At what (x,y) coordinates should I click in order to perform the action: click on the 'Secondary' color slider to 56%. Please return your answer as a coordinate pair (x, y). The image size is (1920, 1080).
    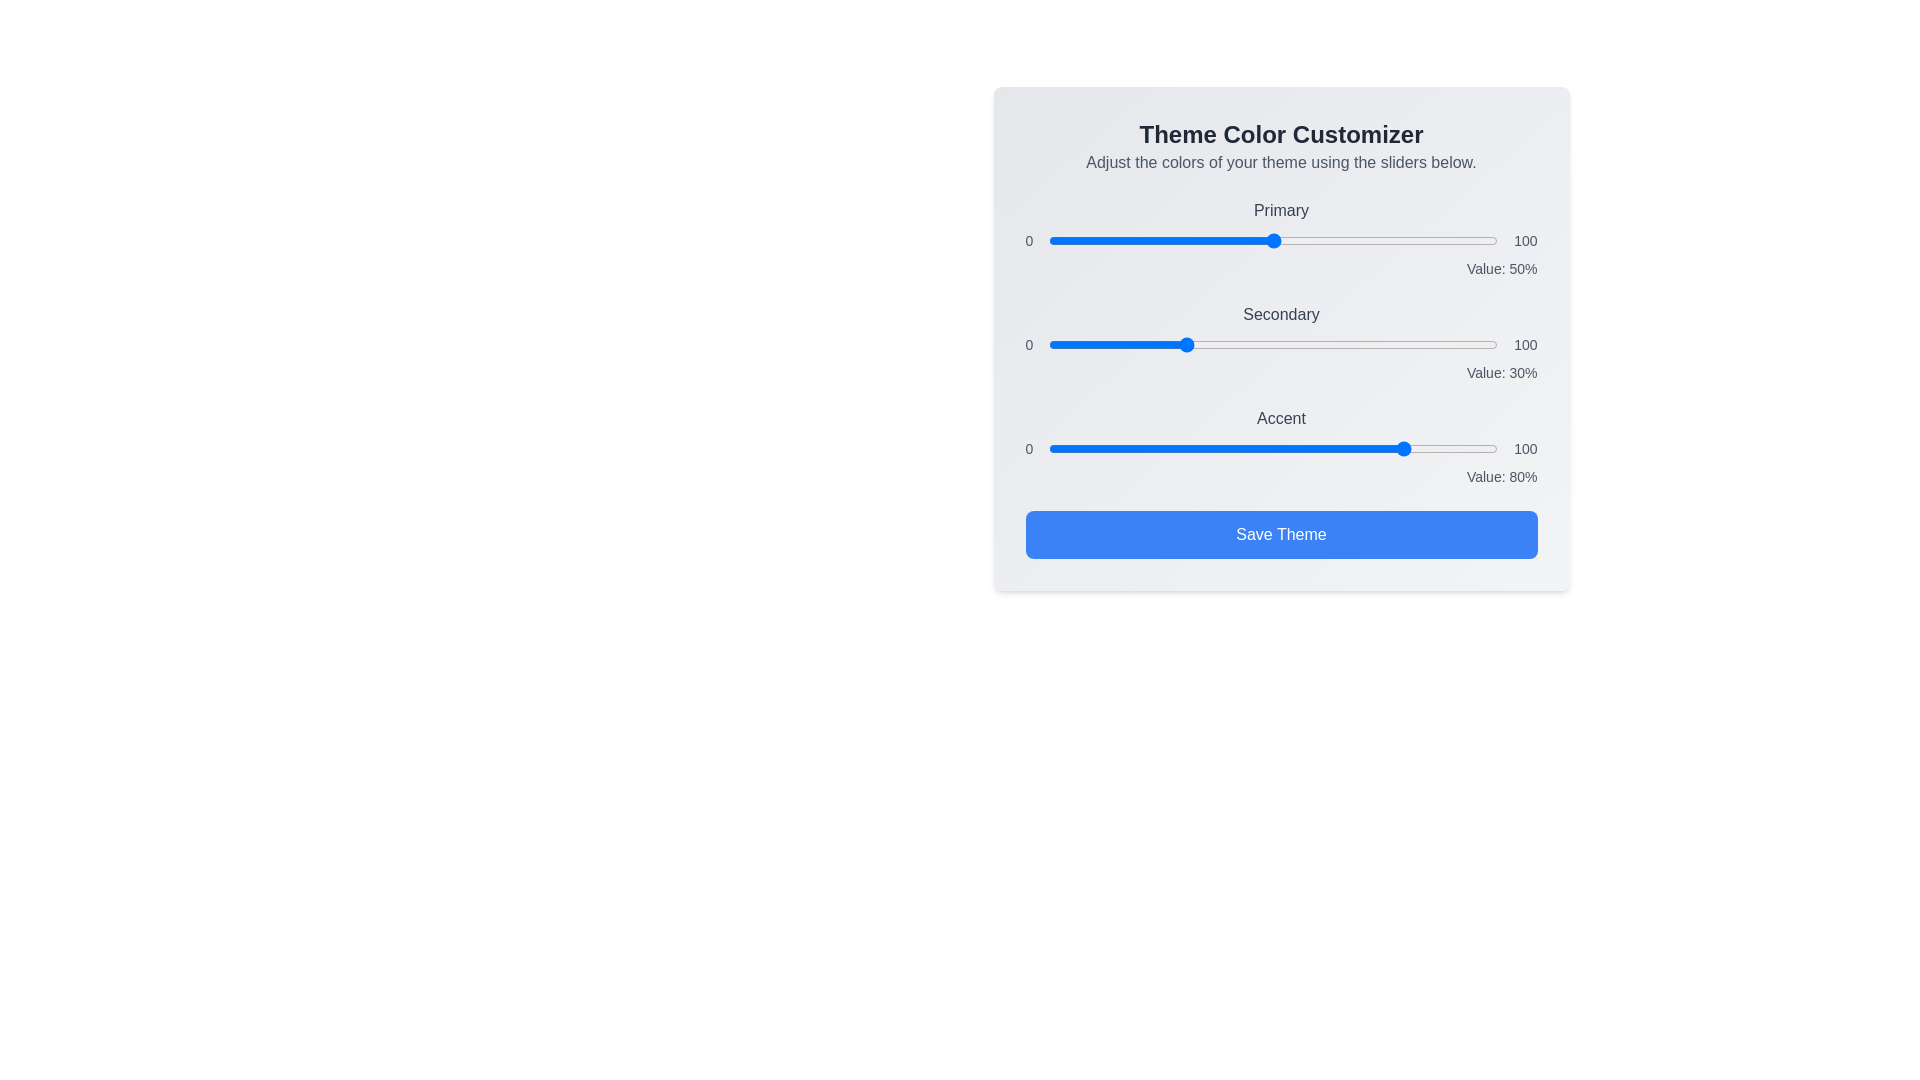
    Looking at the image, I should click on (1300, 343).